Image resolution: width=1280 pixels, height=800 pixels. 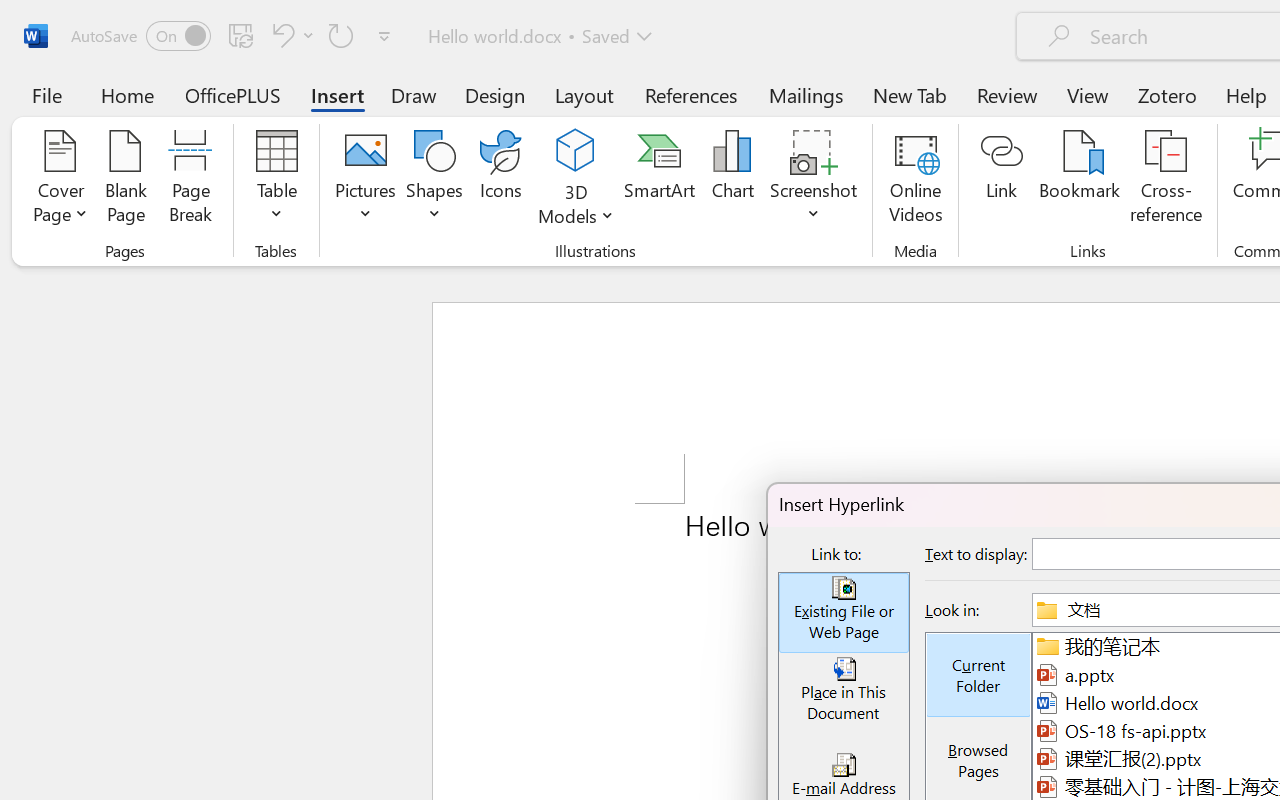 What do you see at coordinates (46, 94) in the screenshot?
I see `'File Tab'` at bounding box center [46, 94].